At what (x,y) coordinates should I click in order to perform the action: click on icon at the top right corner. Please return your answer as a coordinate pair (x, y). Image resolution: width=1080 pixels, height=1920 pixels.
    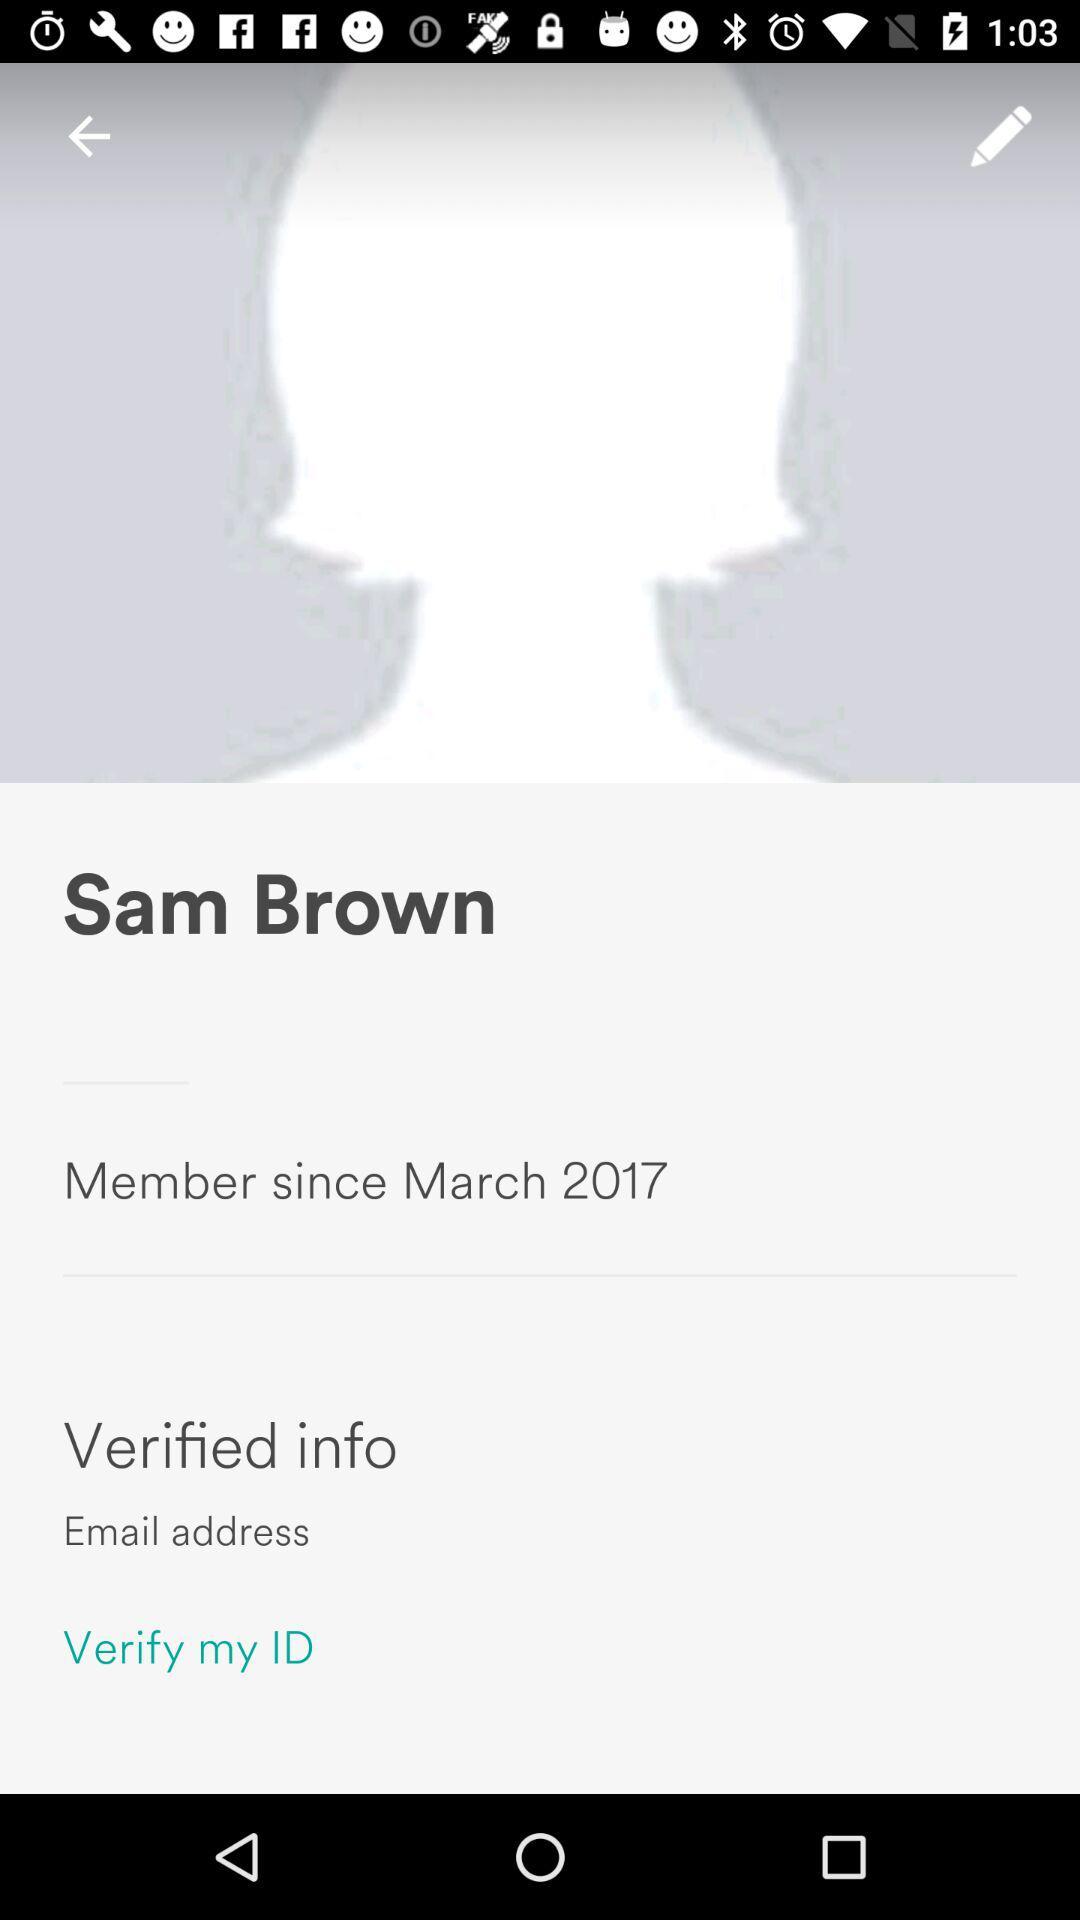
    Looking at the image, I should click on (1001, 135).